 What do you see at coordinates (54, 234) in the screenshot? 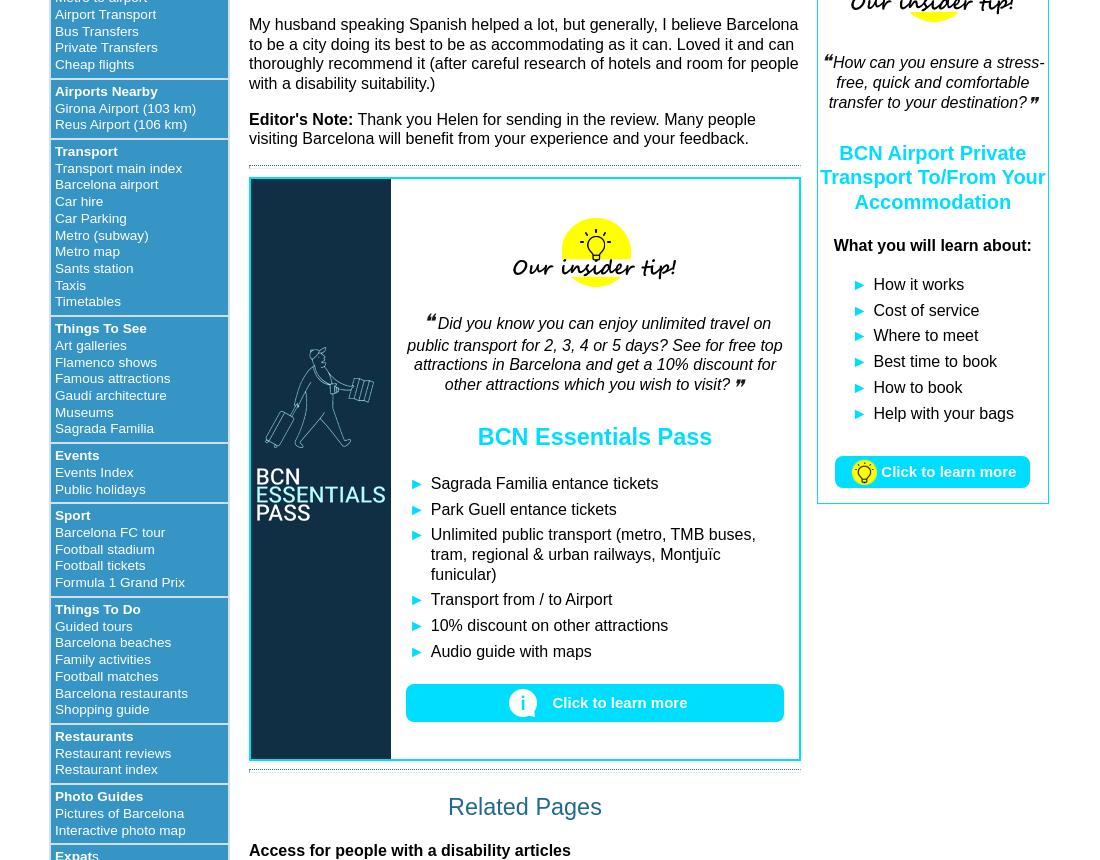
I see `'Metro (subway)'` at bounding box center [54, 234].